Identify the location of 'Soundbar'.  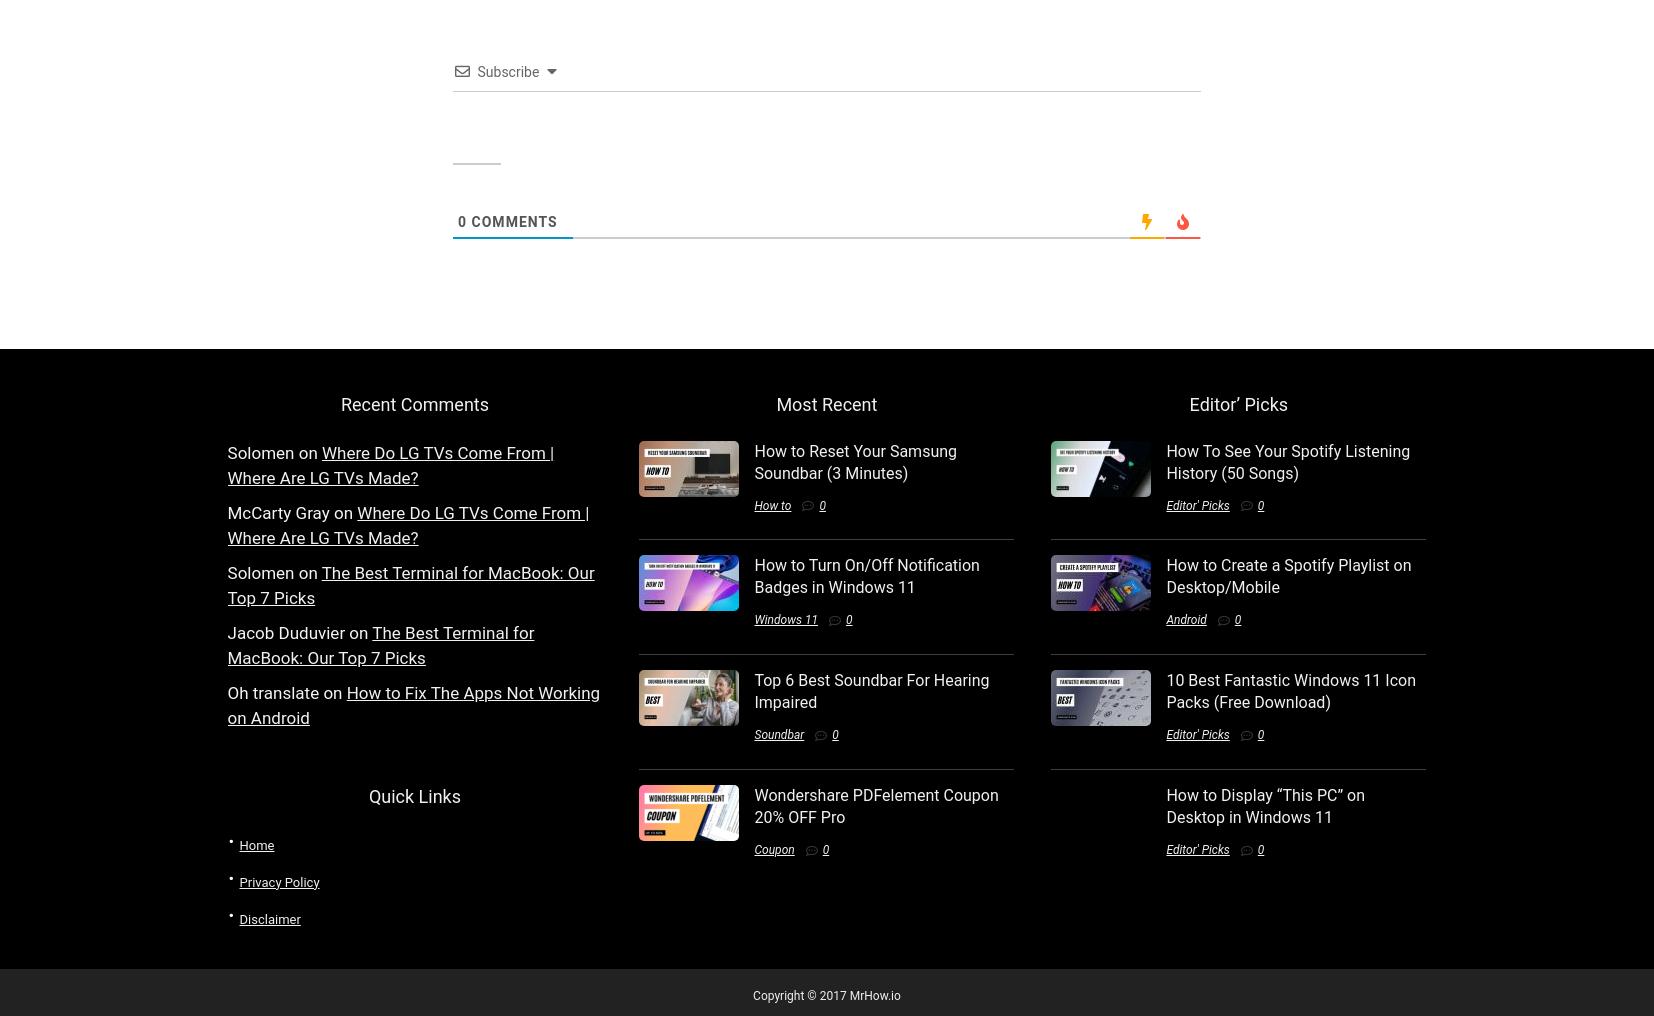
(779, 734).